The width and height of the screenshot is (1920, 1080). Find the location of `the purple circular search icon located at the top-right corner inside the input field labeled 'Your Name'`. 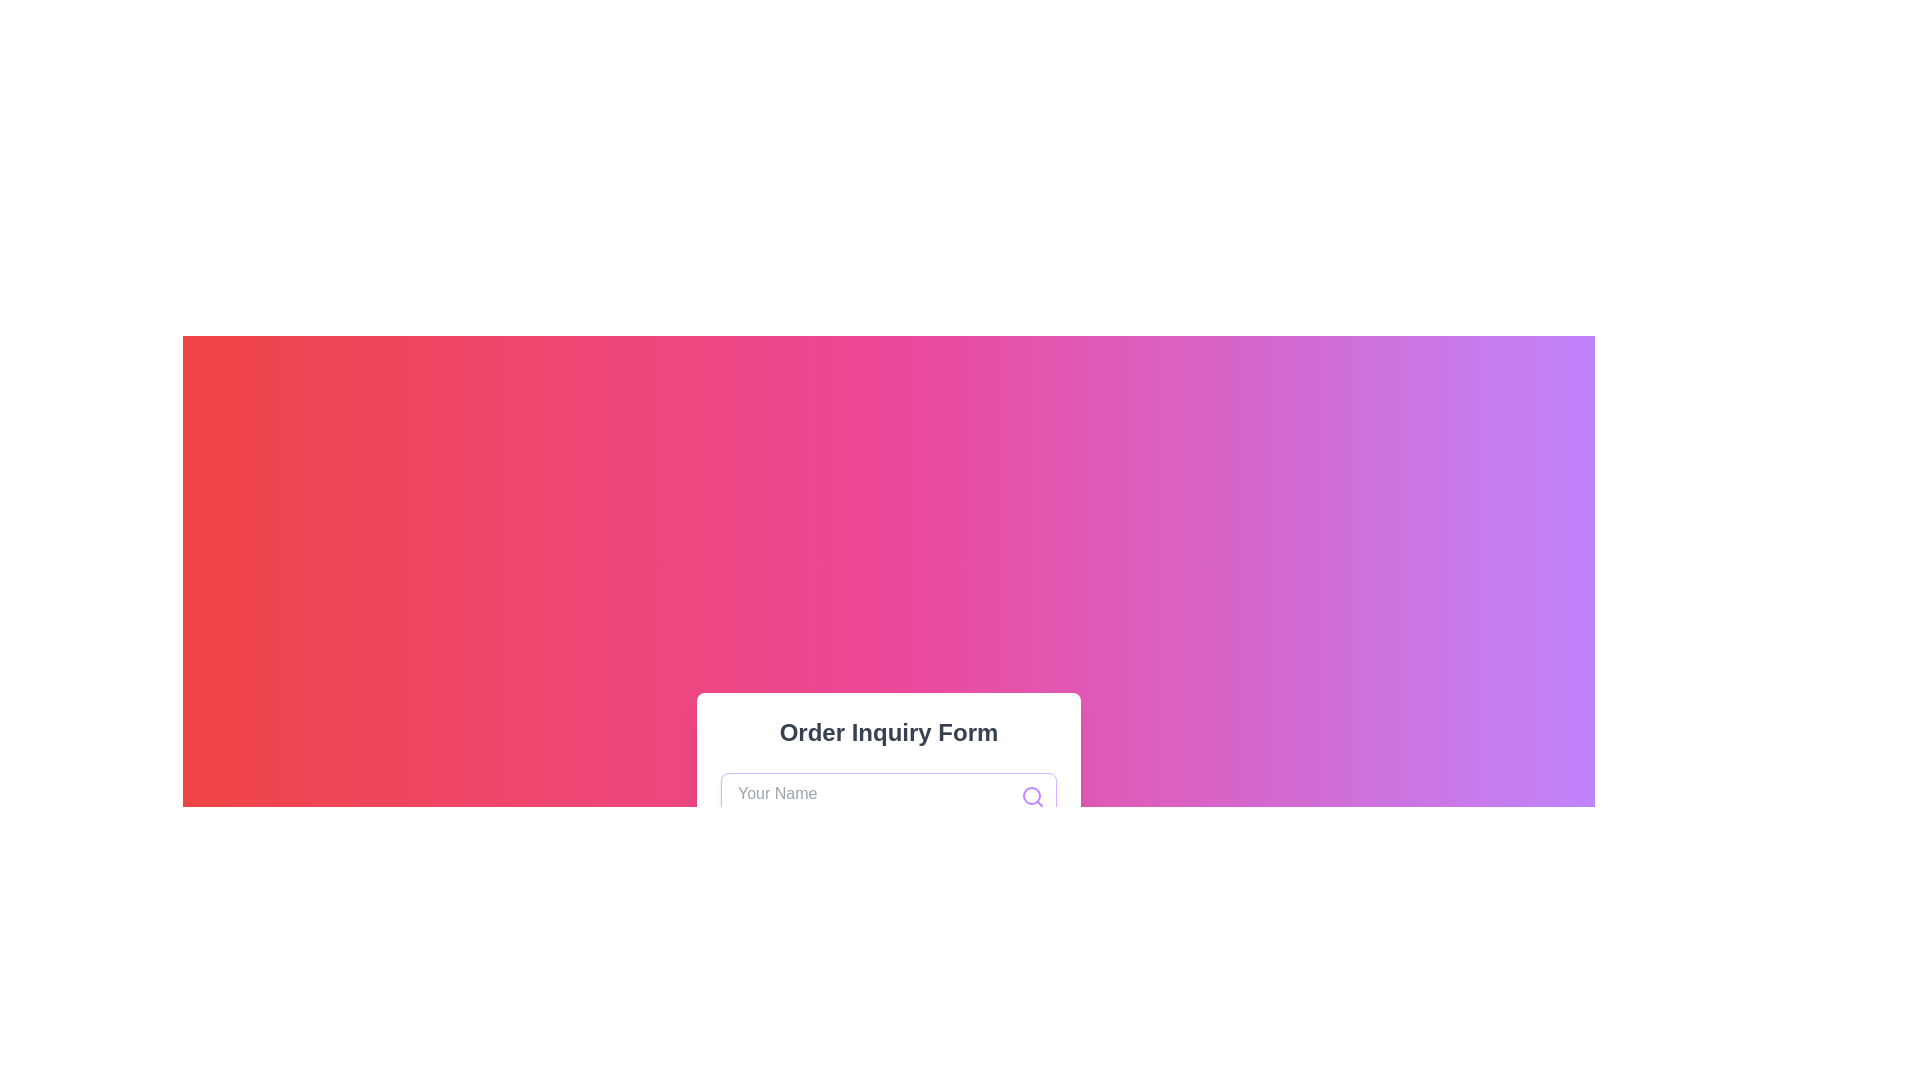

the purple circular search icon located at the top-right corner inside the input field labeled 'Your Name' is located at coordinates (1032, 795).